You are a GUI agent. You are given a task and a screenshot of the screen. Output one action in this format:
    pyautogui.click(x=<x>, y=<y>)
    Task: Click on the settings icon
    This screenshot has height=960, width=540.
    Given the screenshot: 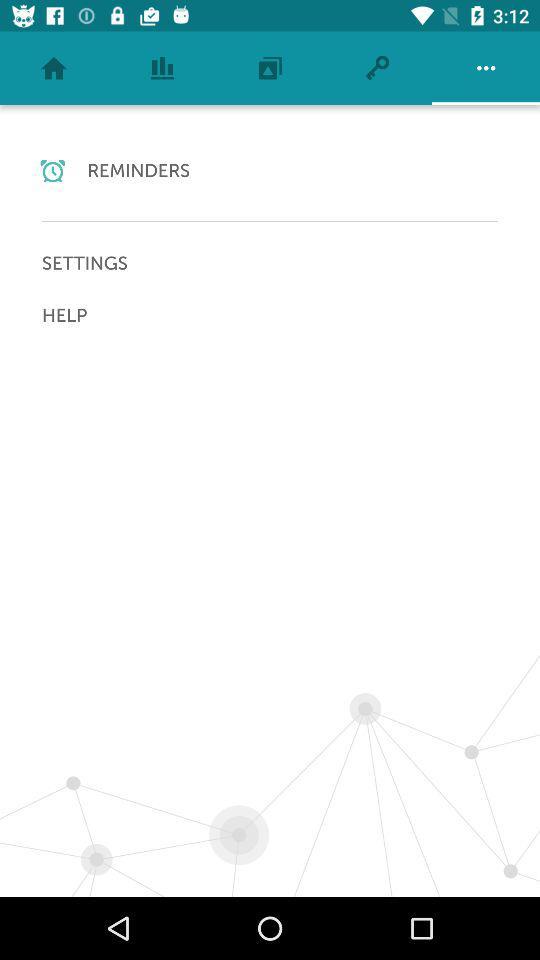 What is the action you would take?
    pyautogui.click(x=270, y=262)
    